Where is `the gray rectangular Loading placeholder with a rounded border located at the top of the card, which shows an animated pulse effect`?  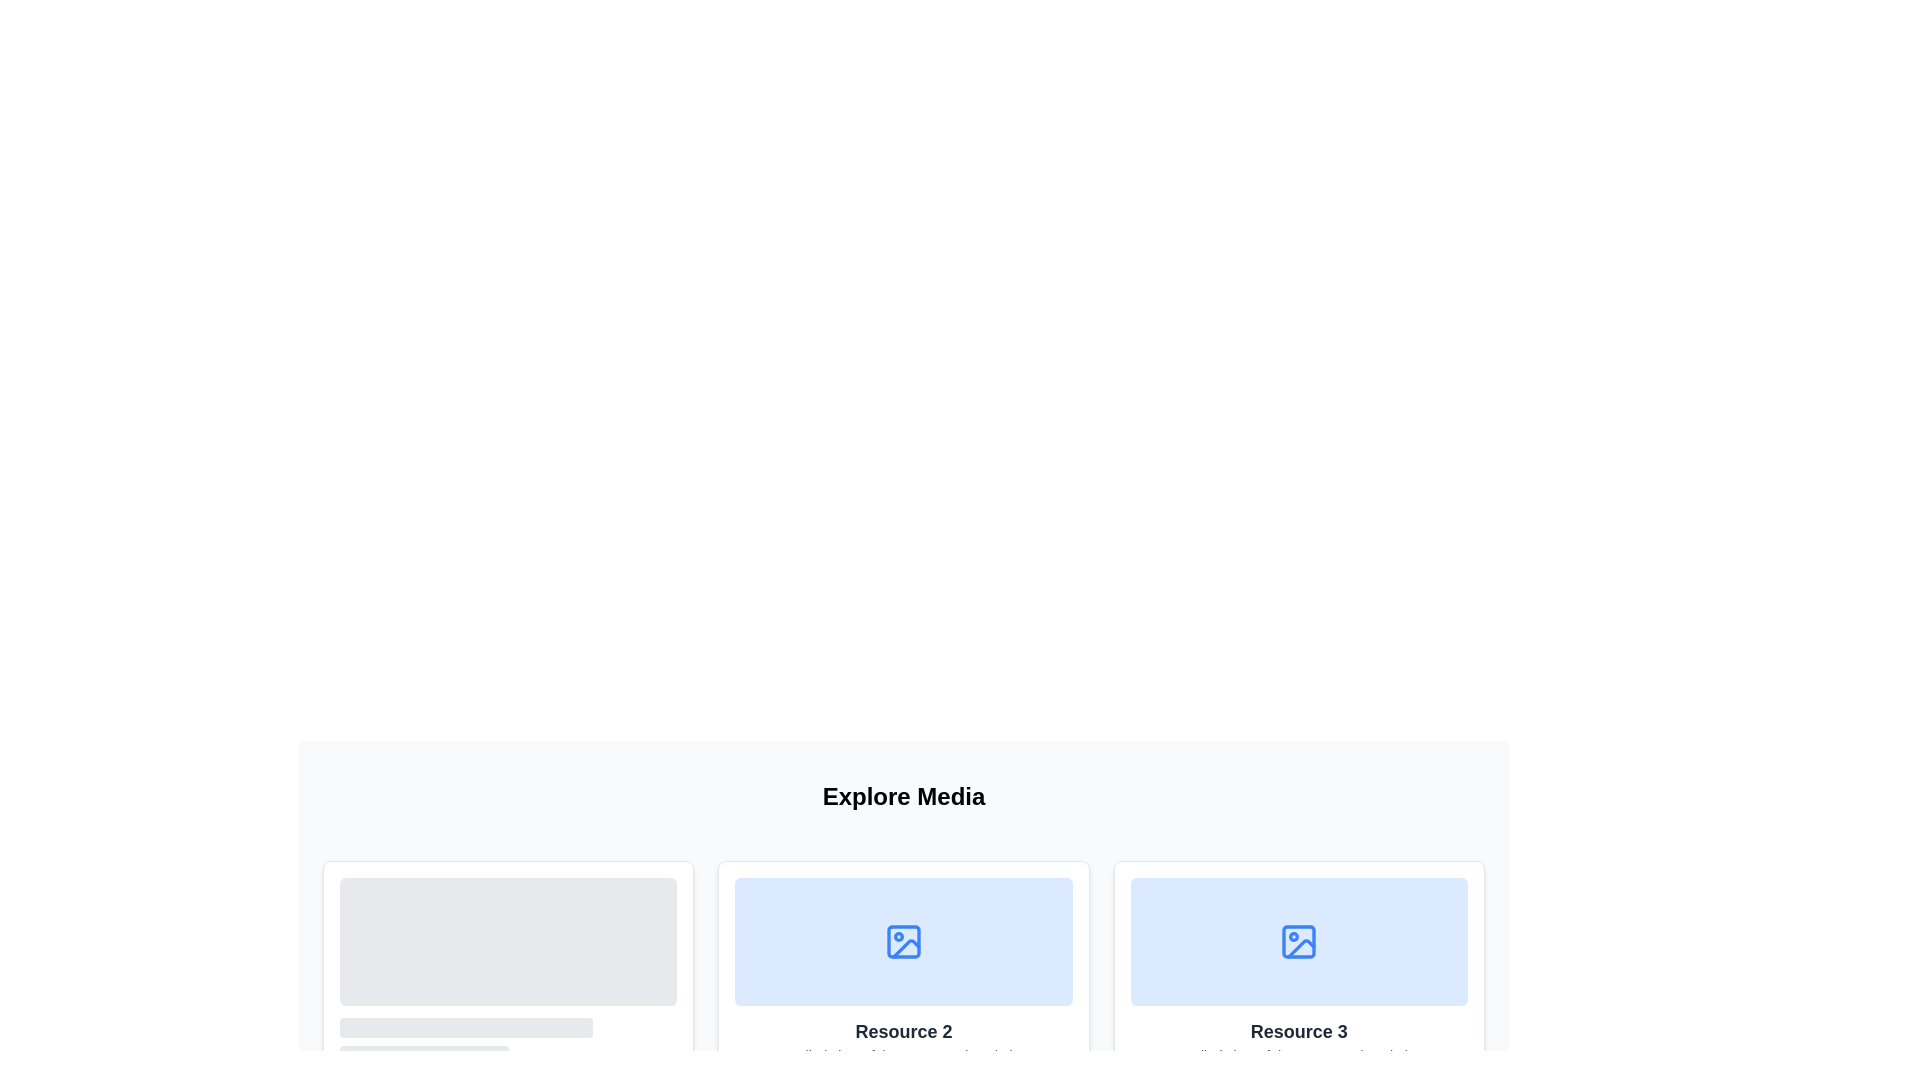 the gray rectangular Loading placeholder with a rounded border located at the top of the card, which shows an animated pulse effect is located at coordinates (508, 968).